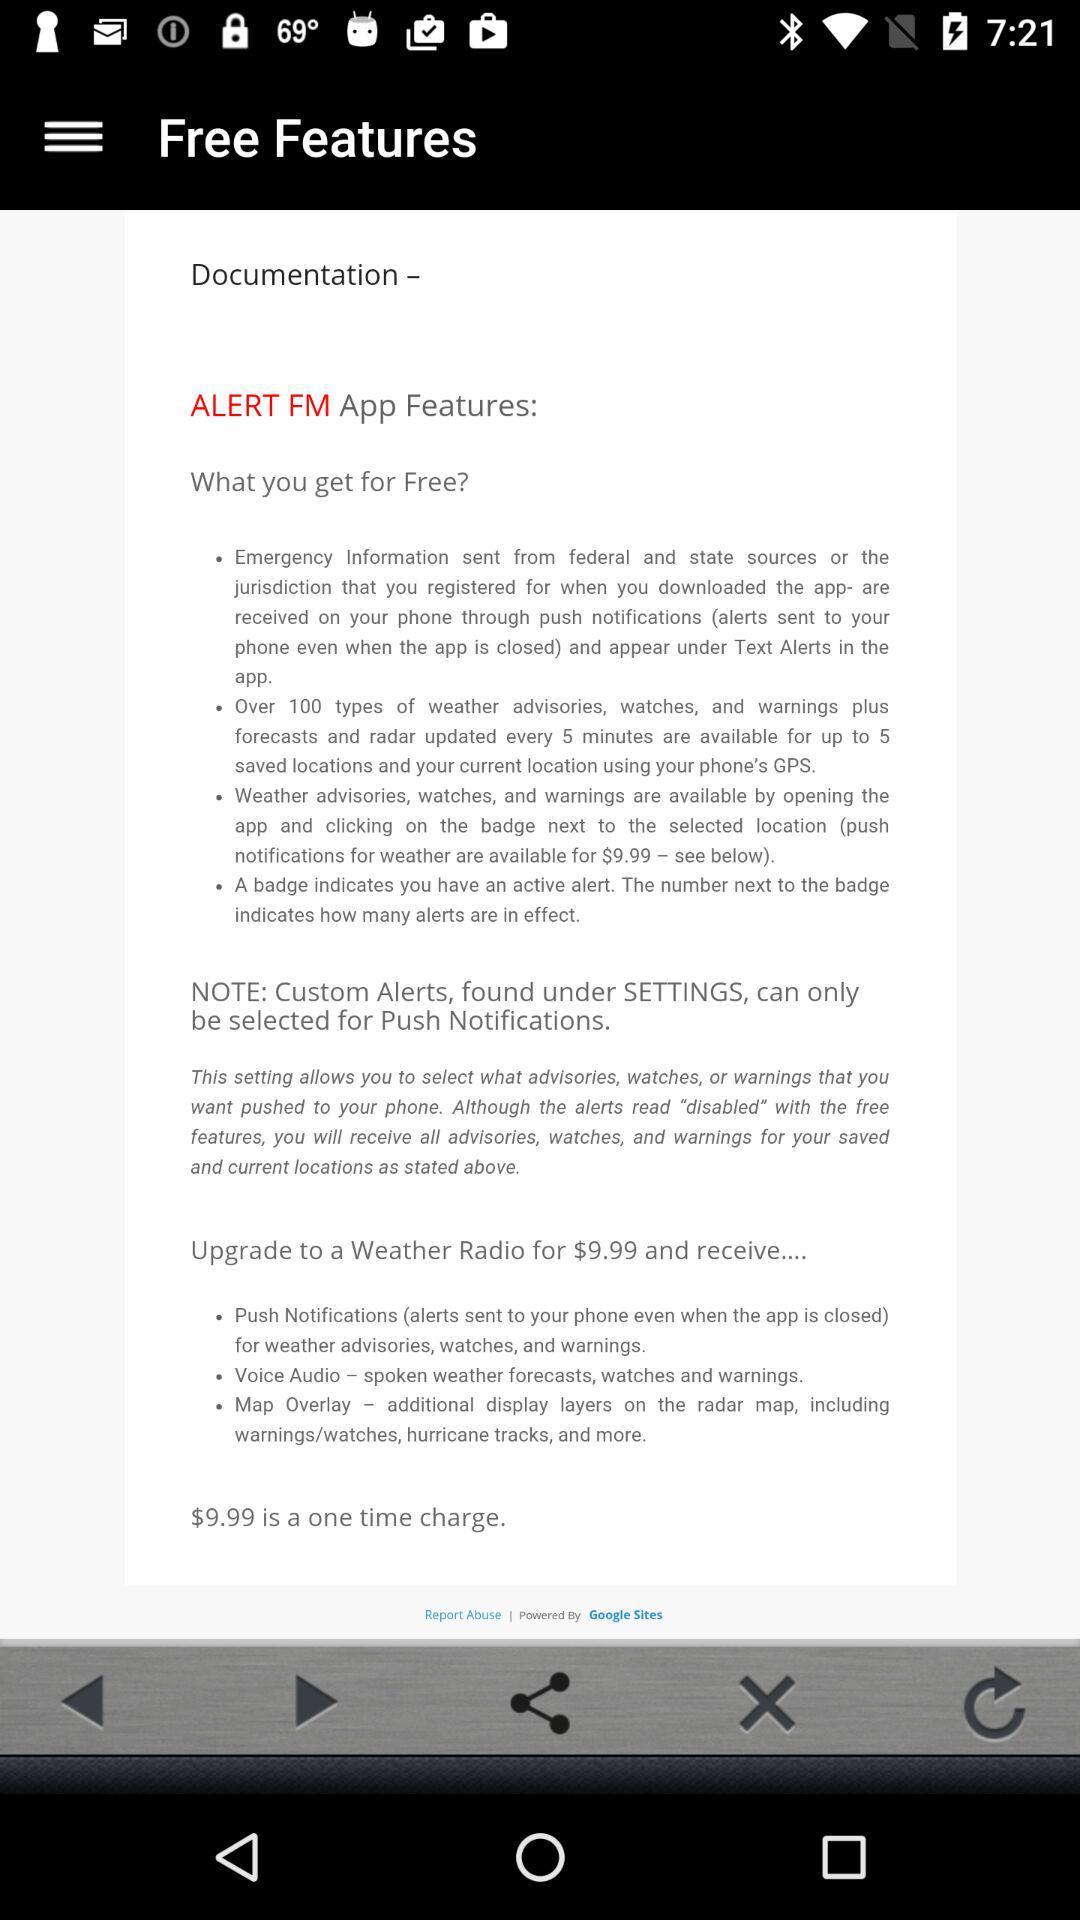 This screenshot has width=1080, height=1920. What do you see at coordinates (312, 1702) in the screenshot?
I see `next` at bounding box center [312, 1702].